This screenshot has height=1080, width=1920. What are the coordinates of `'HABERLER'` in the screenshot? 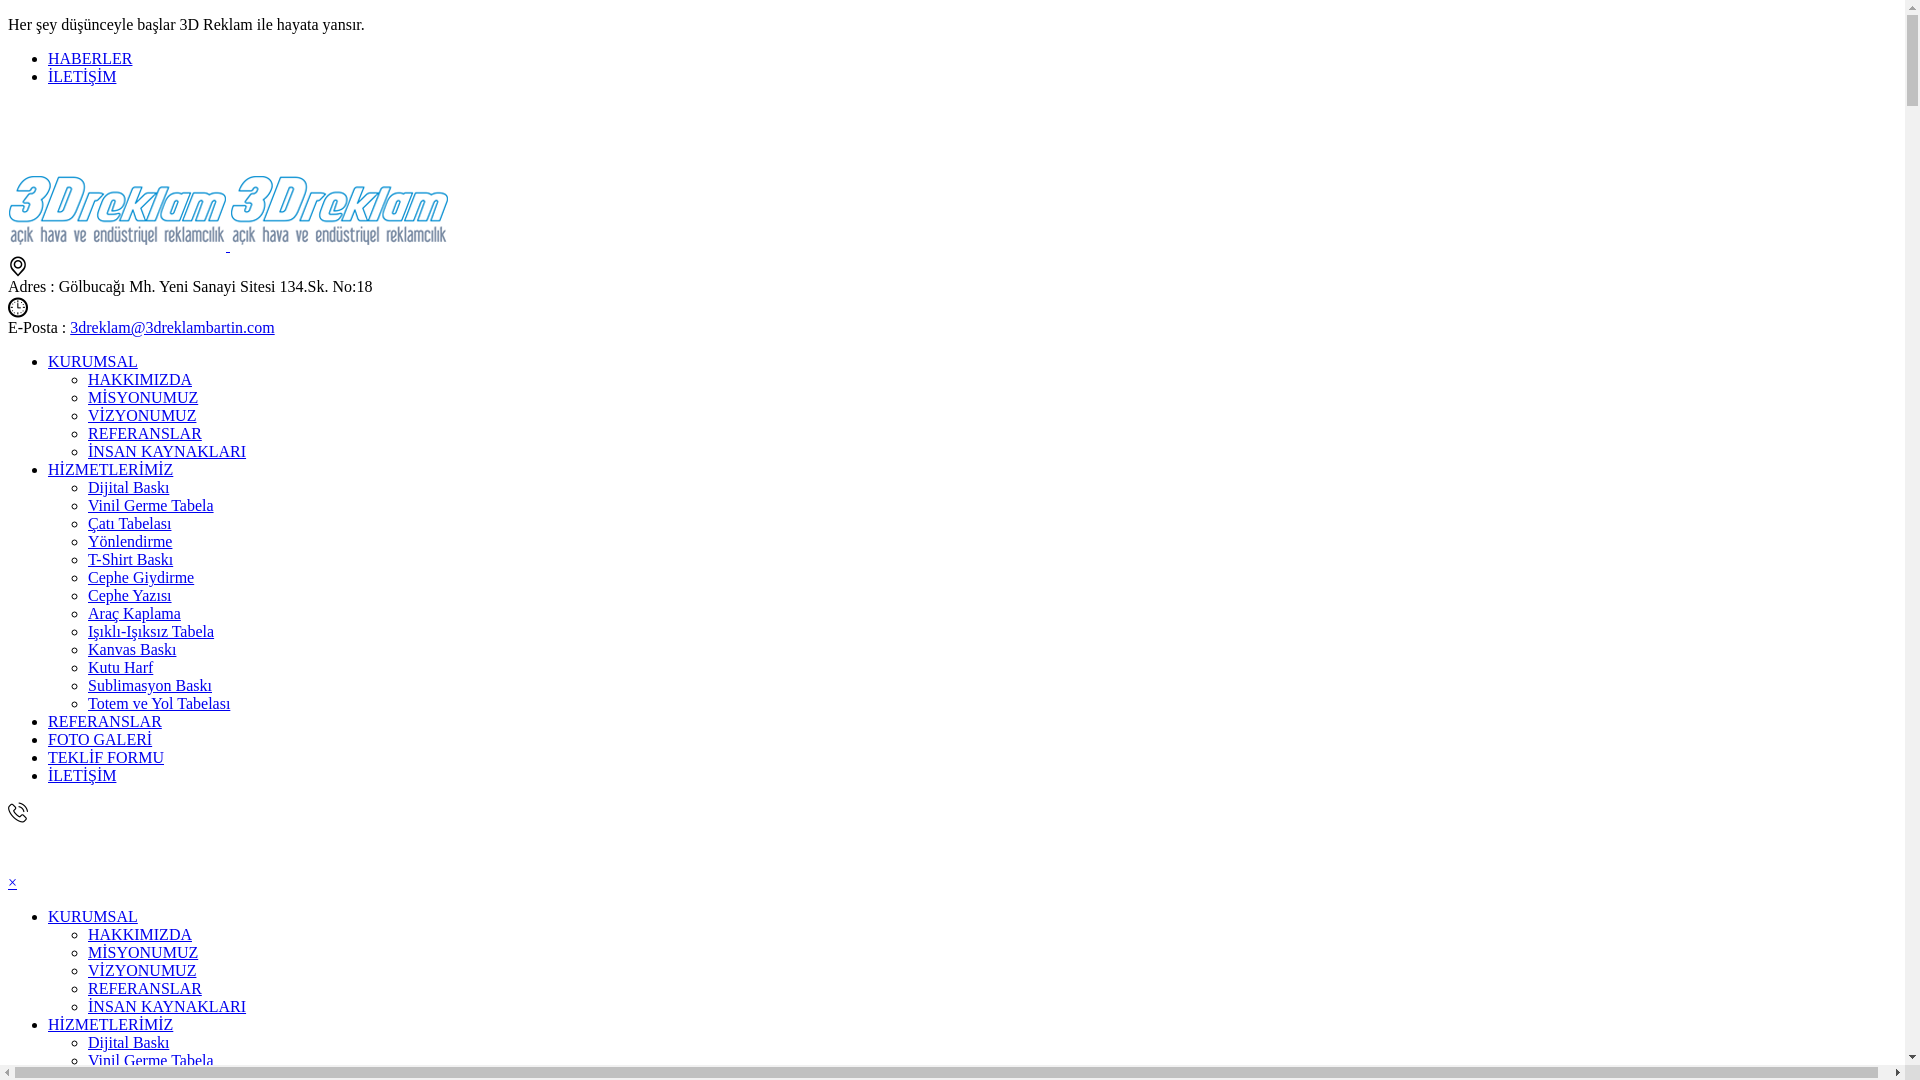 It's located at (89, 57).